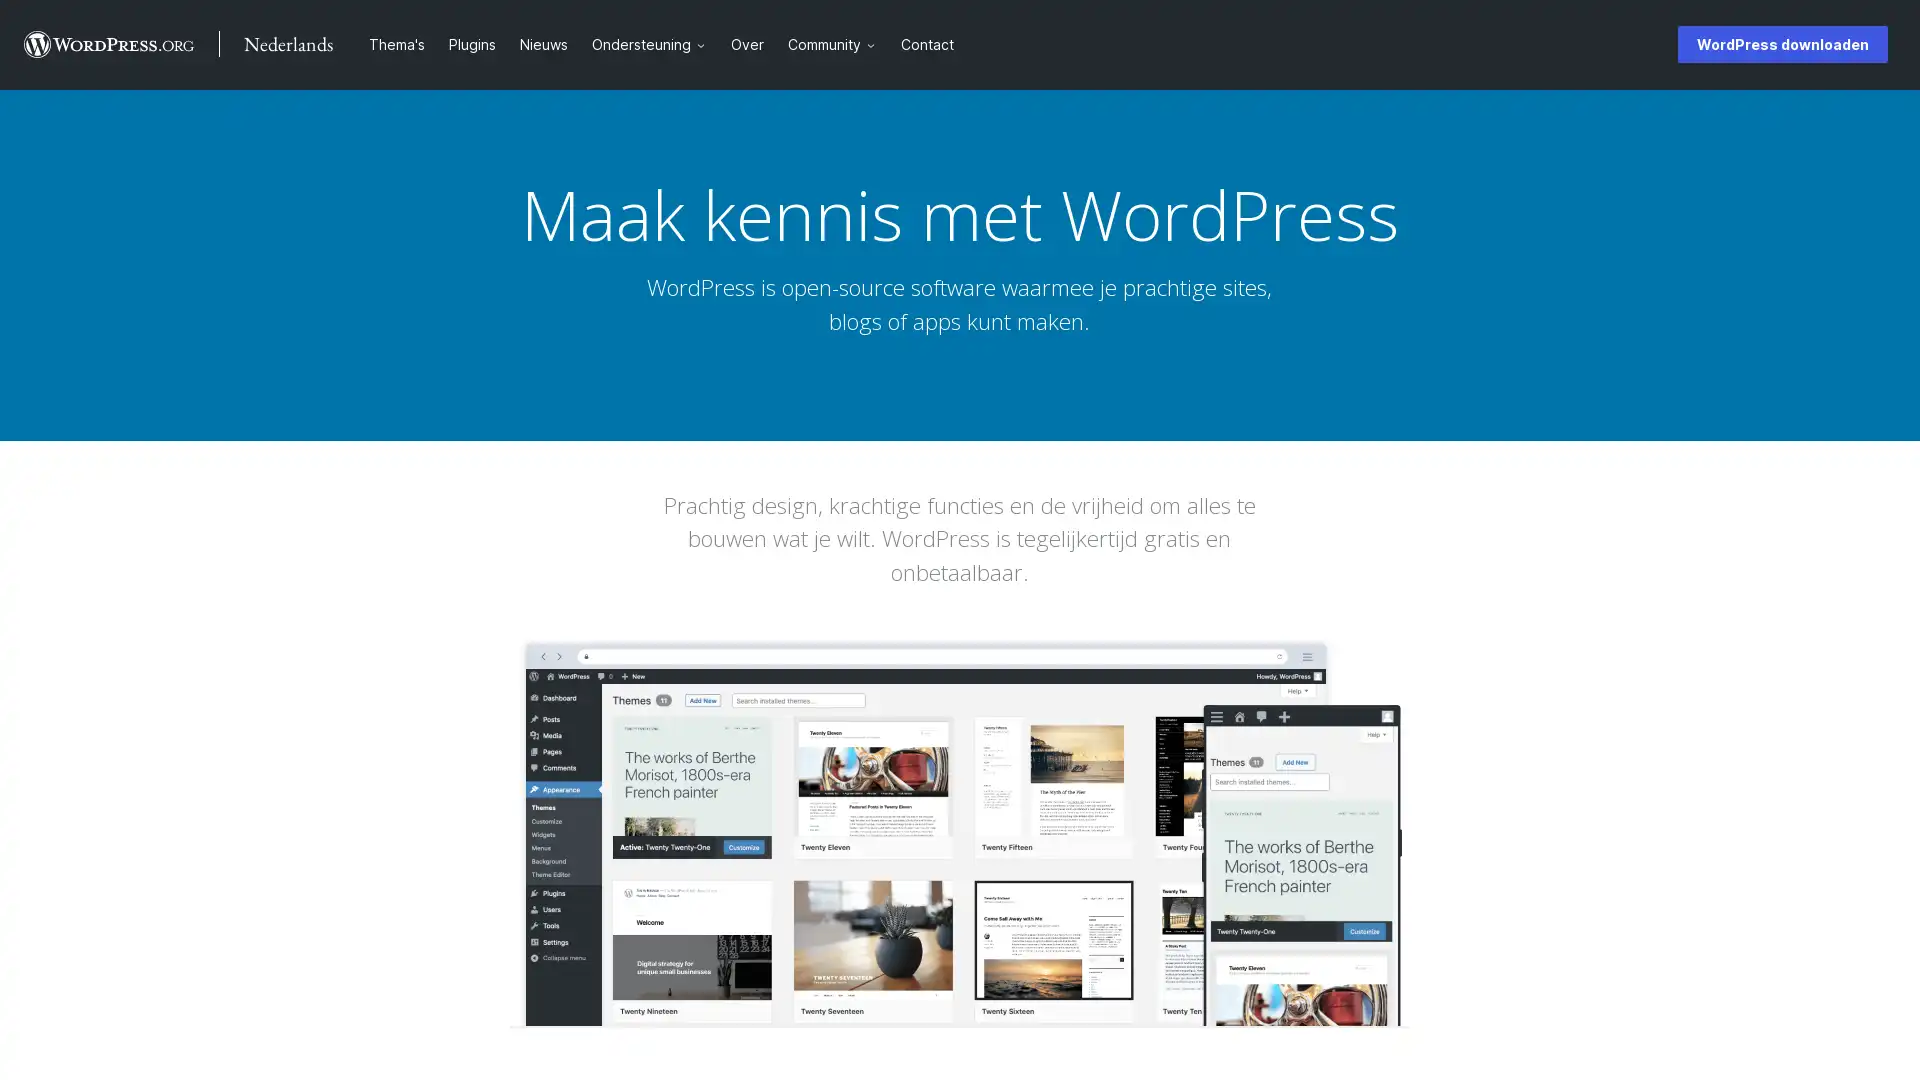 The image size is (1920, 1080). I want to click on Ondersteuning submenu, so click(706, 44).